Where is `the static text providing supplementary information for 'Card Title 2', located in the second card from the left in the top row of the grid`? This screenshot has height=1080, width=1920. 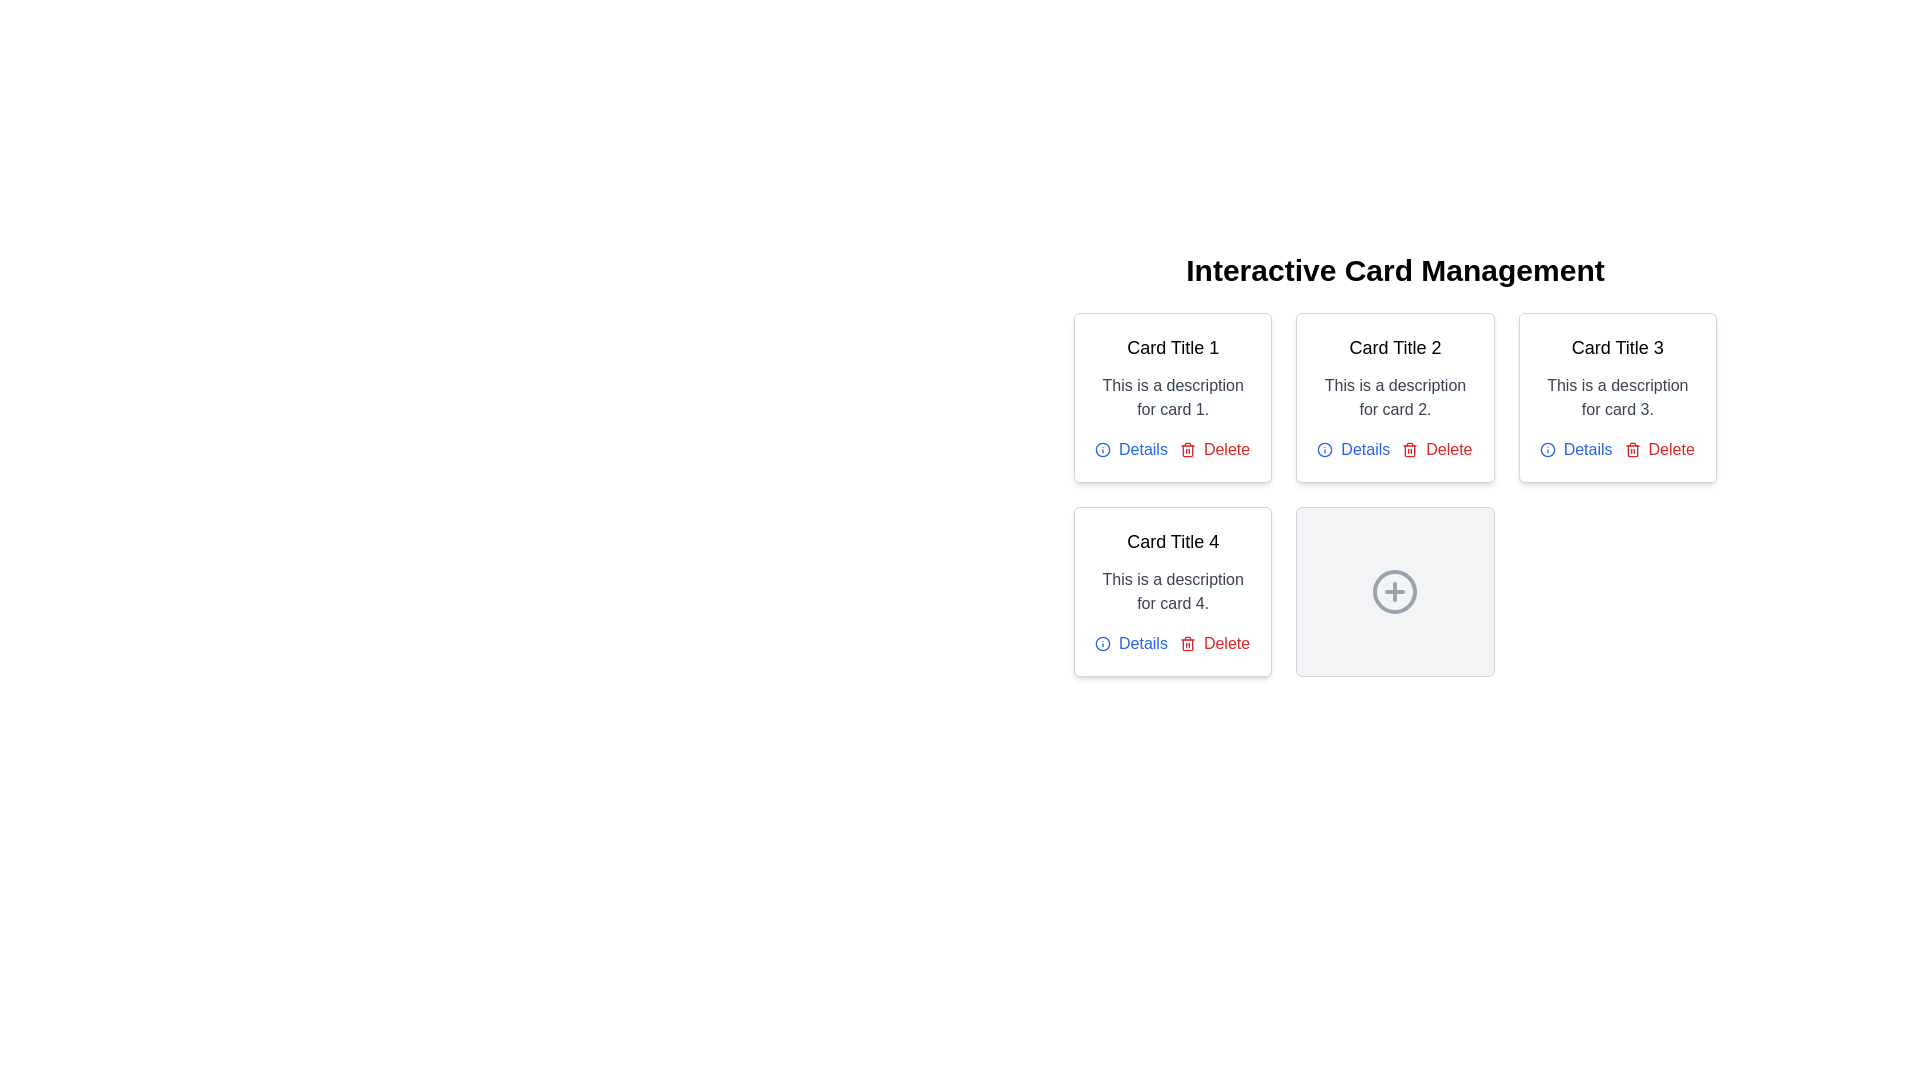
the static text providing supplementary information for 'Card Title 2', located in the second card from the left in the top row of the grid is located at coordinates (1394, 397).